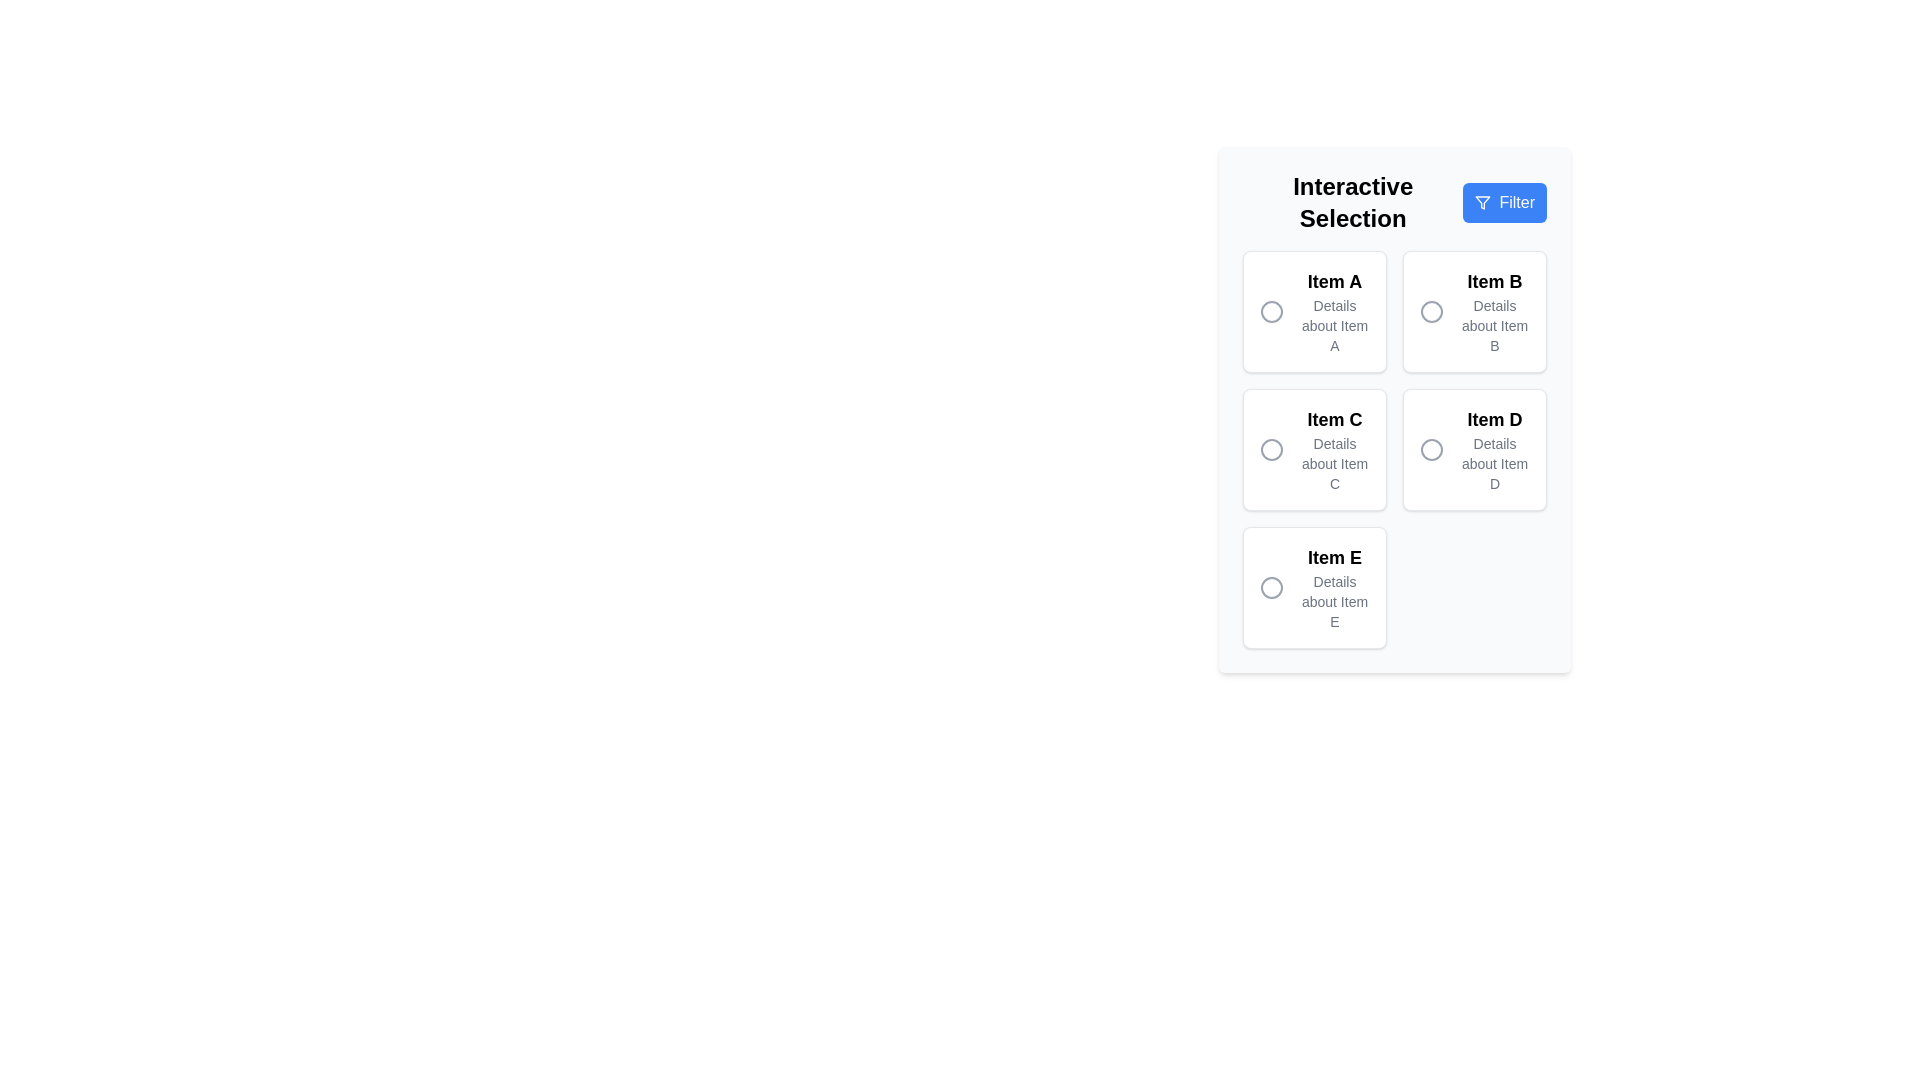 This screenshot has width=1920, height=1080. What do you see at coordinates (1494, 463) in the screenshot?
I see `text label that displays 'Details about Item D', located in a small gray font directly below the title 'Item D' within its rectangular card layout` at bounding box center [1494, 463].